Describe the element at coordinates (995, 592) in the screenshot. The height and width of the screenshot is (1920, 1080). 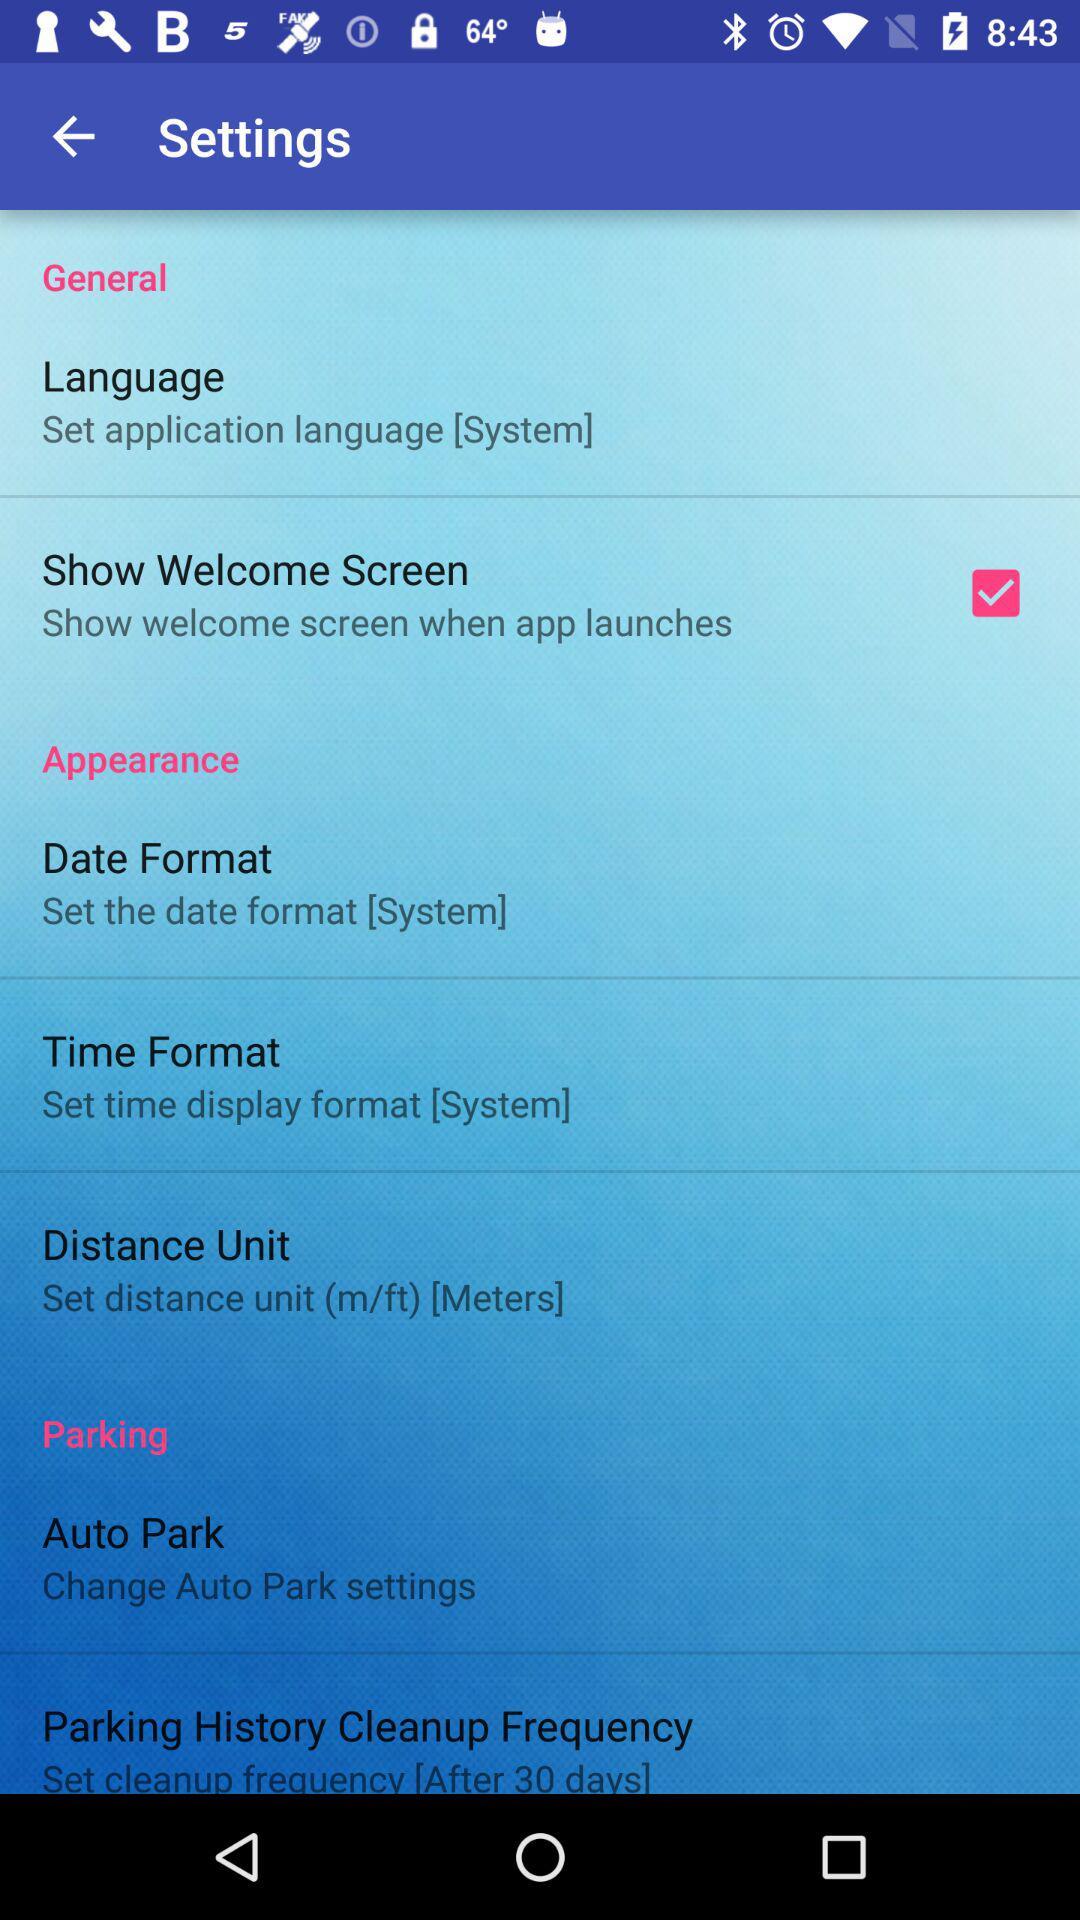
I see `item at the top right corner` at that location.